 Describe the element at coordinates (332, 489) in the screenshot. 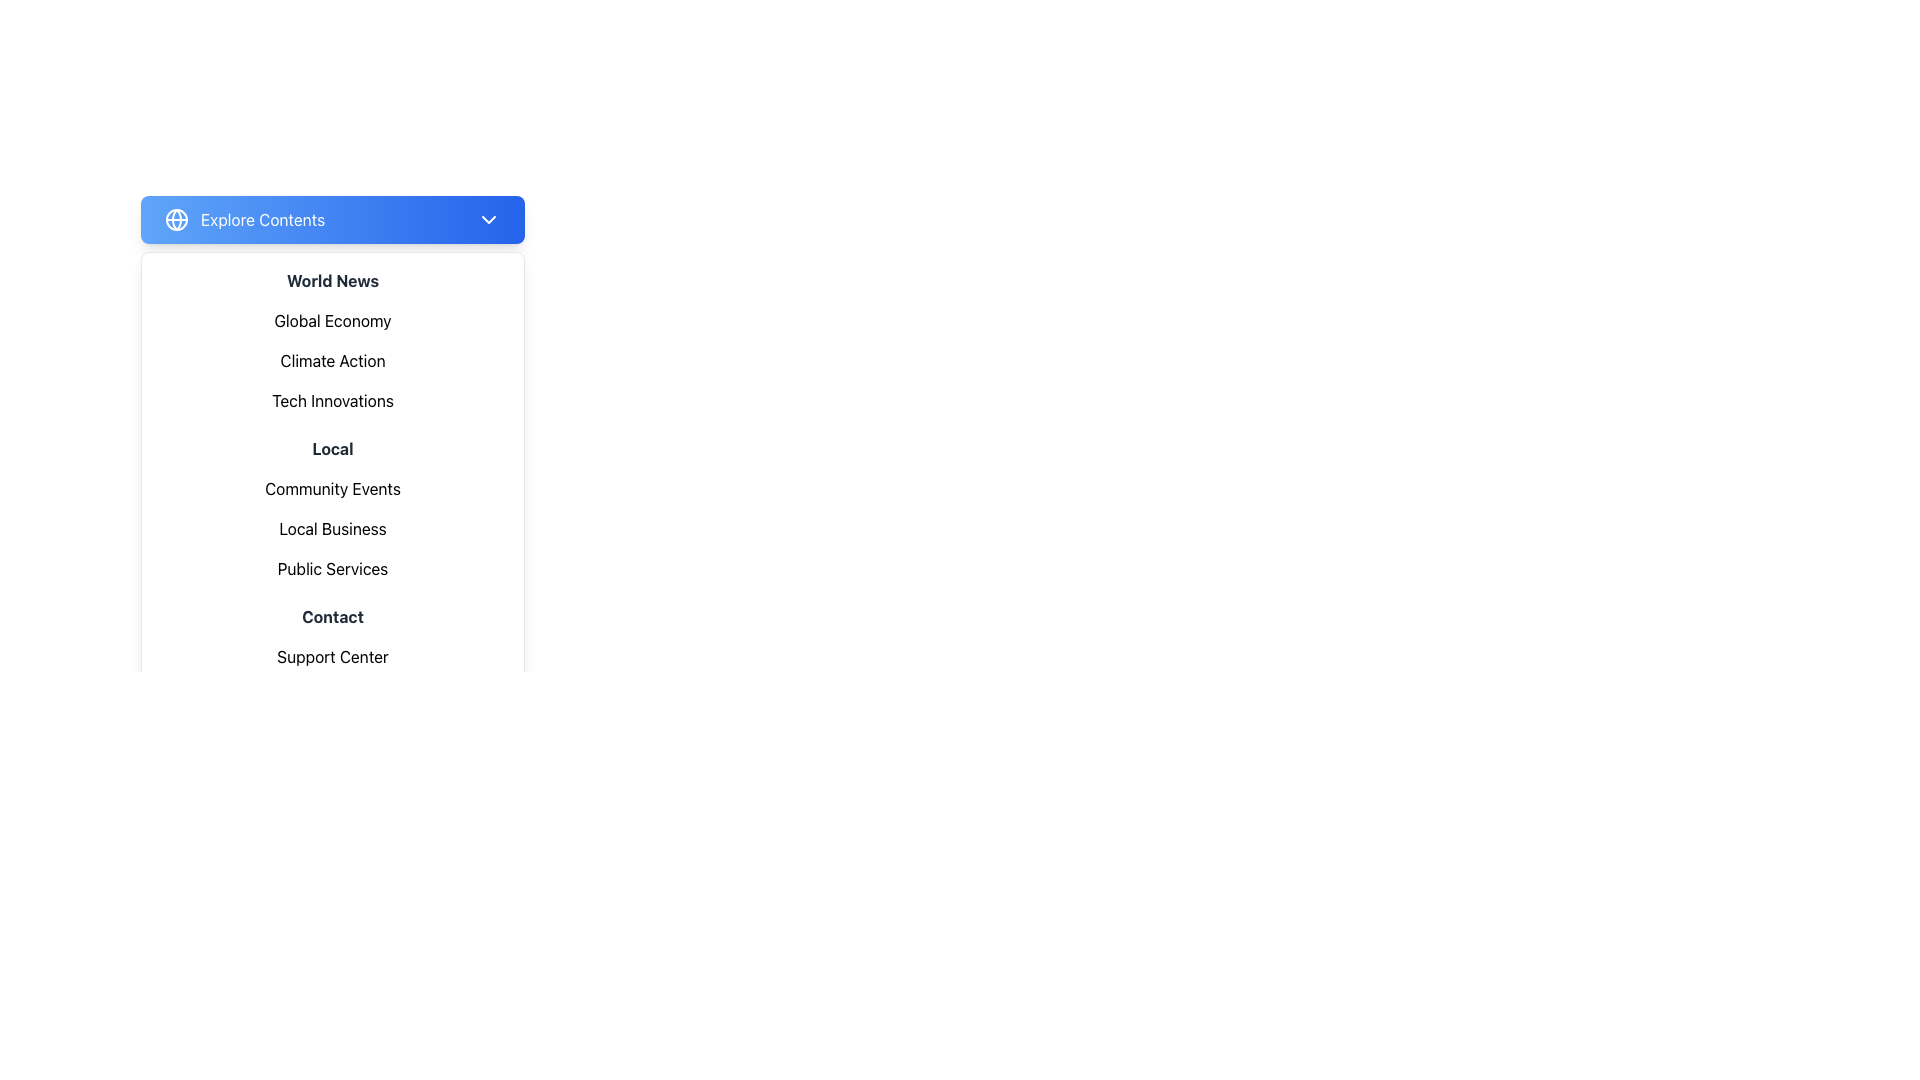

I see `the 'Community Events' text label navigational item` at that location.